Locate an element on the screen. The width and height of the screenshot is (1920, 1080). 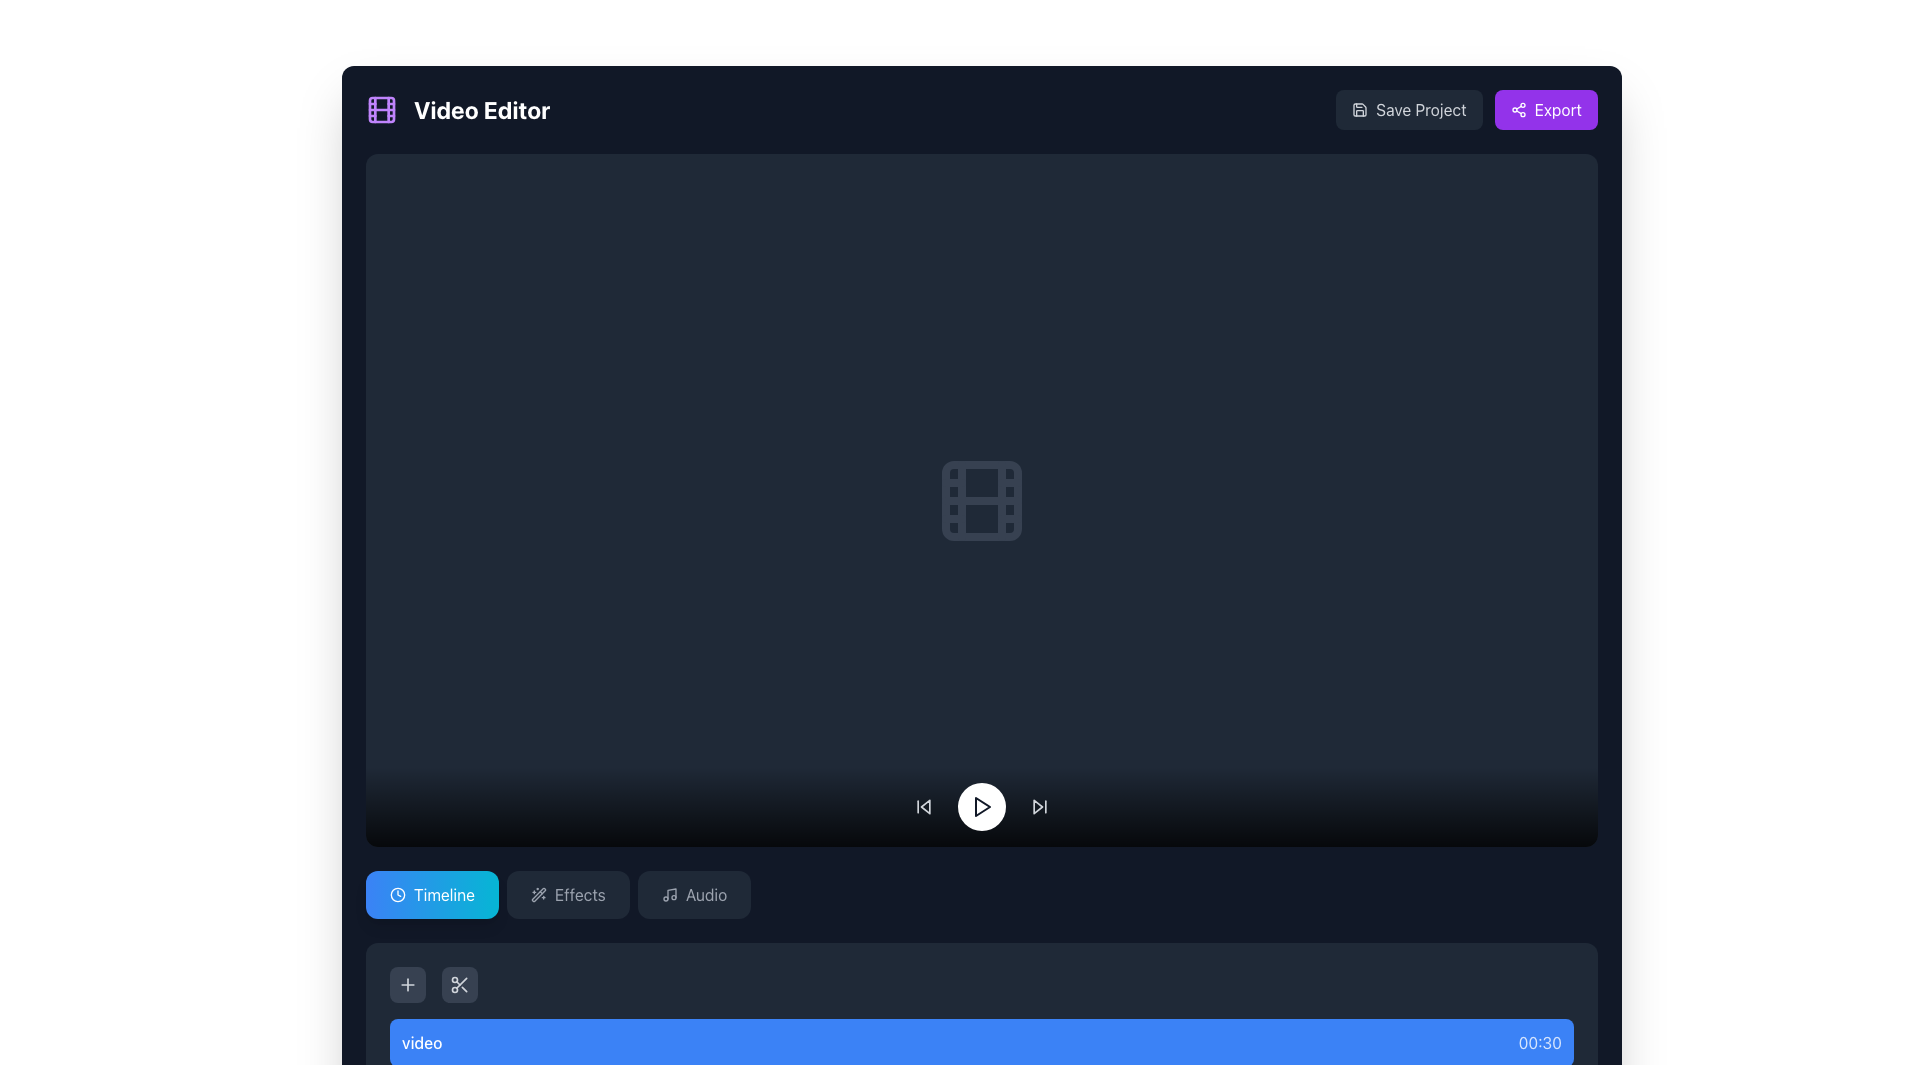
the Control bar with a black gradient background located at the bottom of the interface, which features several interactive control elements aligned centrally is located at coordinates (982, 805).